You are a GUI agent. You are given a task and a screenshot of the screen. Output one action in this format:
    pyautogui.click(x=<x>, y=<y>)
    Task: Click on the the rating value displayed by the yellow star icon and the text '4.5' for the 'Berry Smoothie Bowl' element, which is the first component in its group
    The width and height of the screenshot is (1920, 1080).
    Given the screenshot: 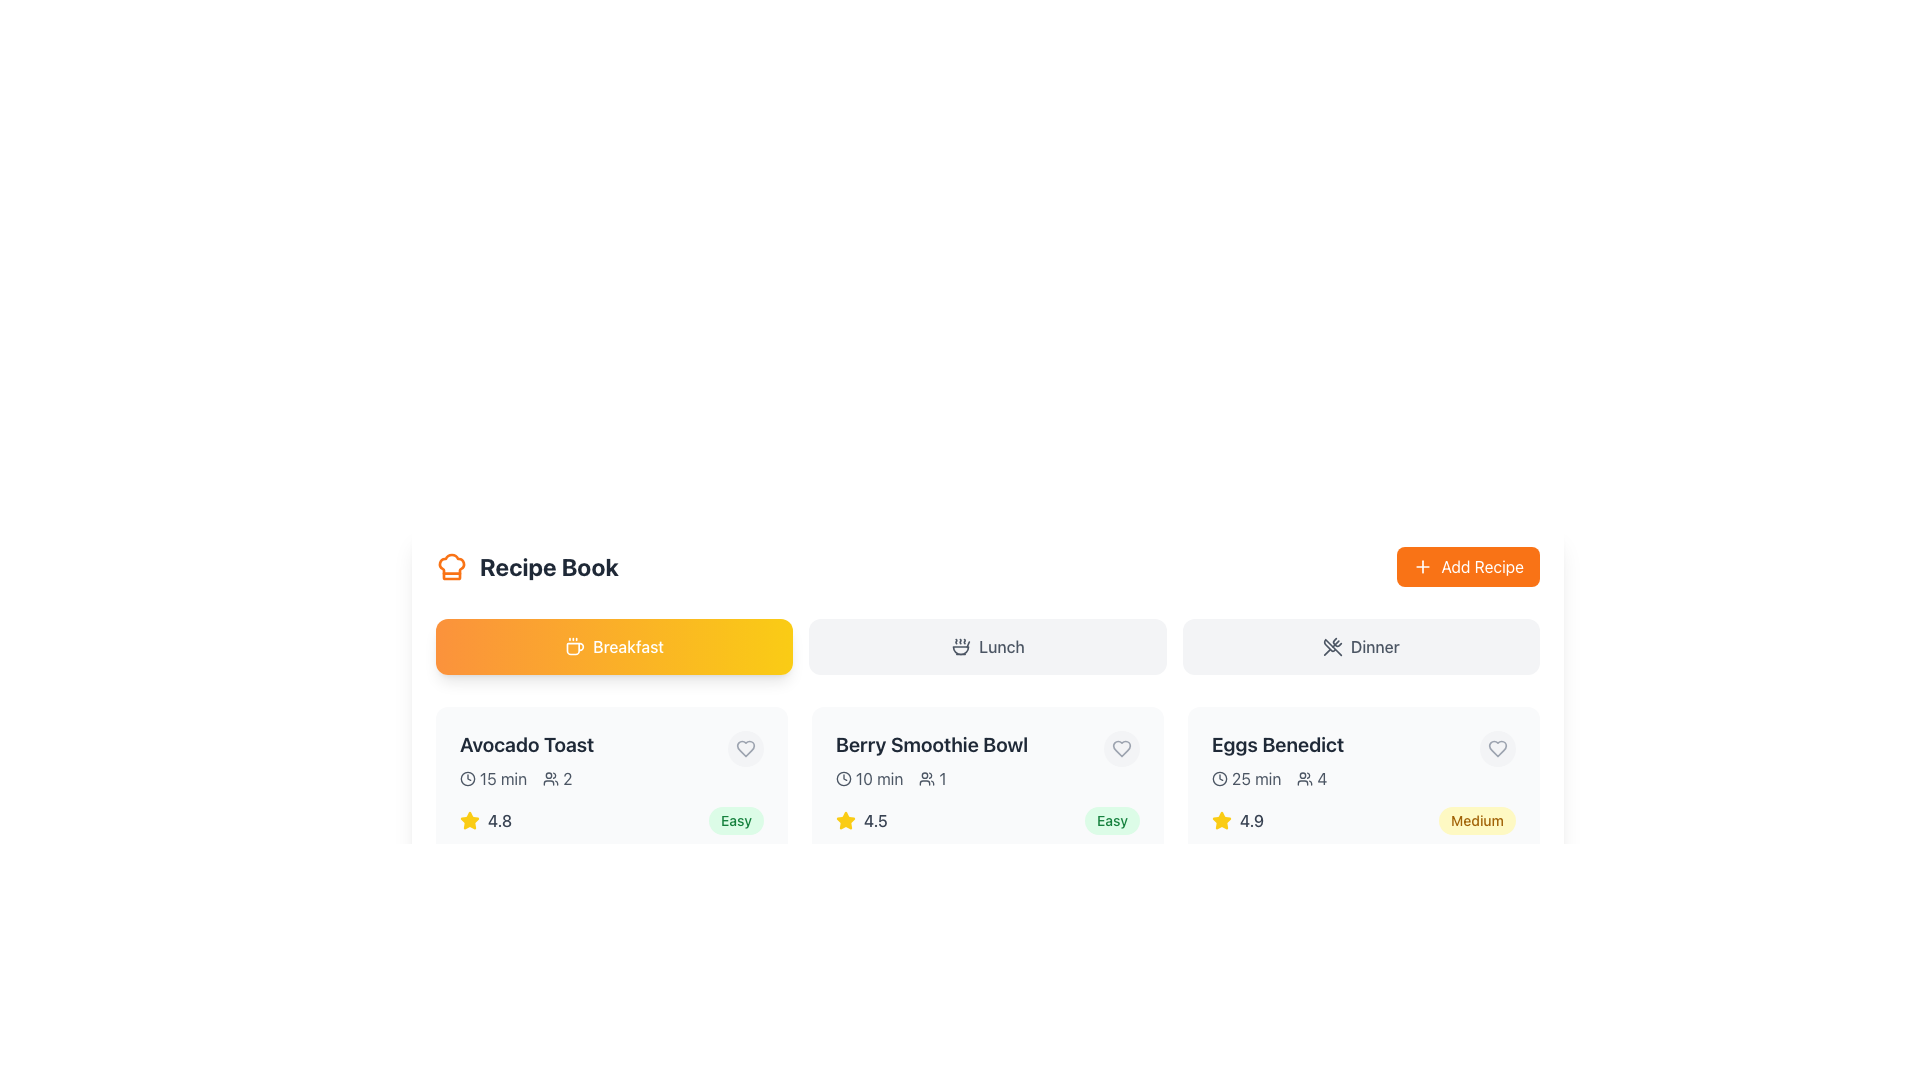 What is the action you would take?
    pyautogui.click(x=861, y=821)
    